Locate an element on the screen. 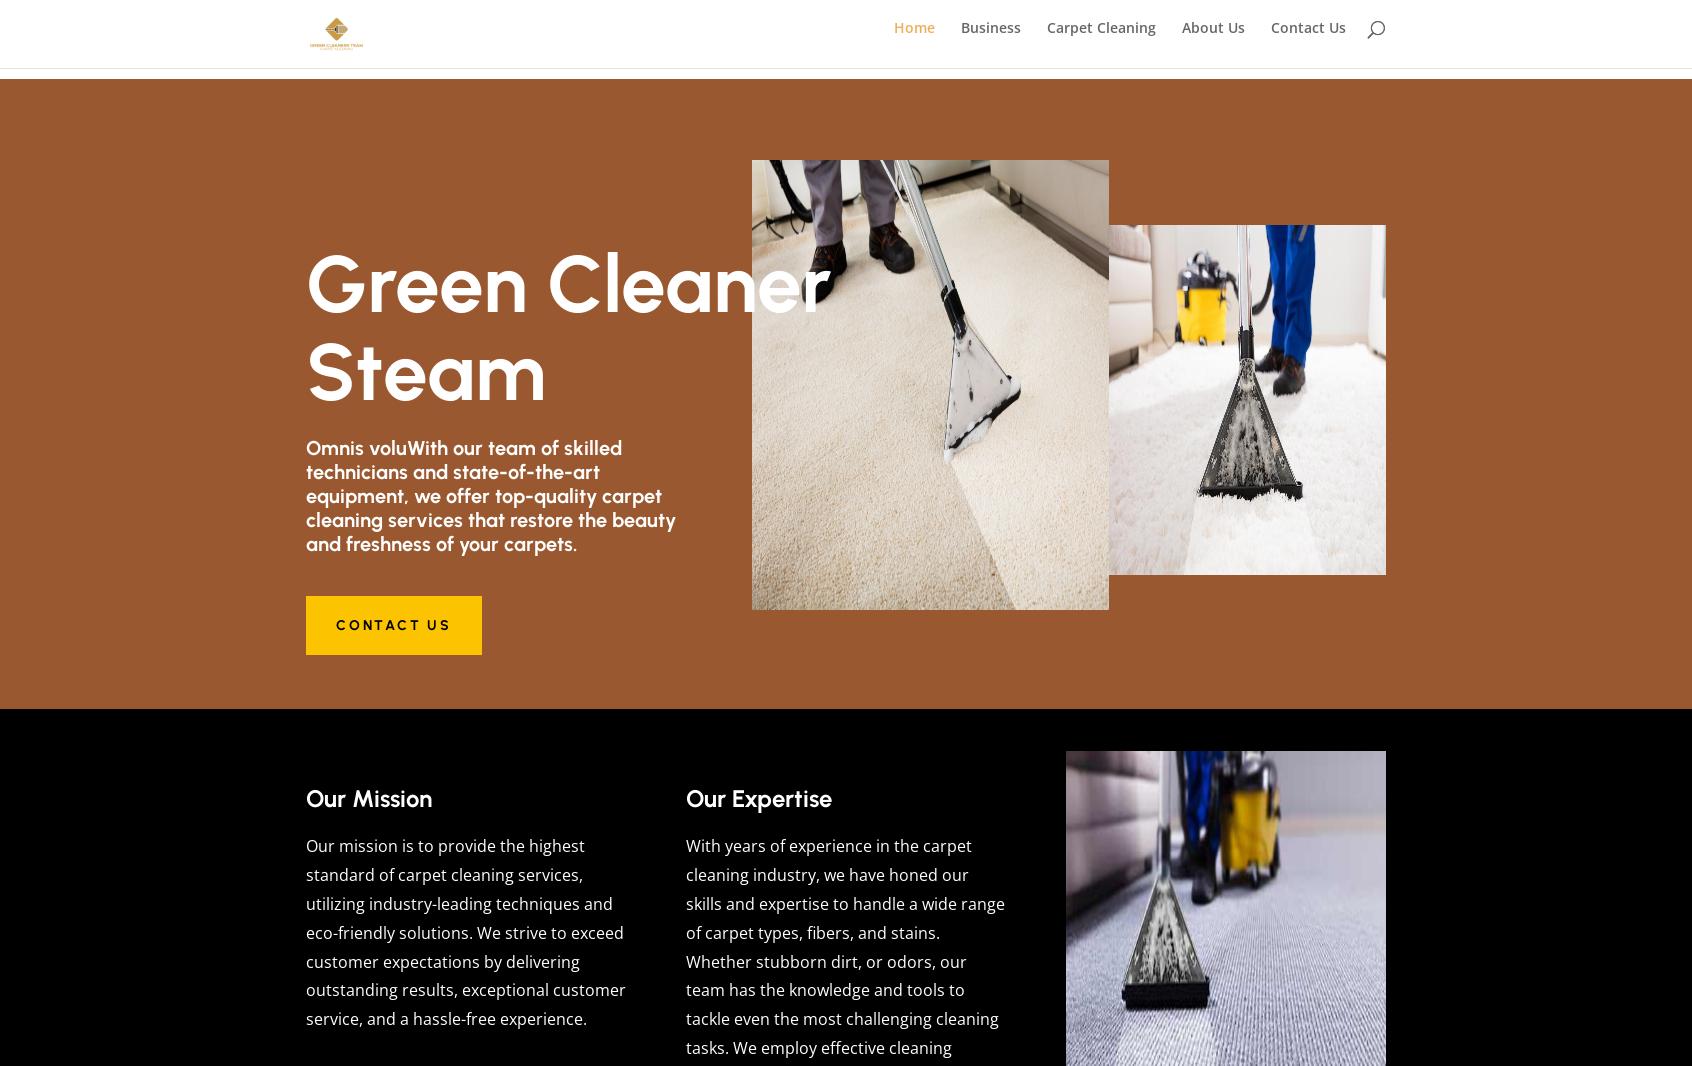 This screenshot has height=1066, width=1692. 'Green Cleaner Steam' is located at coordinates (568, 328).